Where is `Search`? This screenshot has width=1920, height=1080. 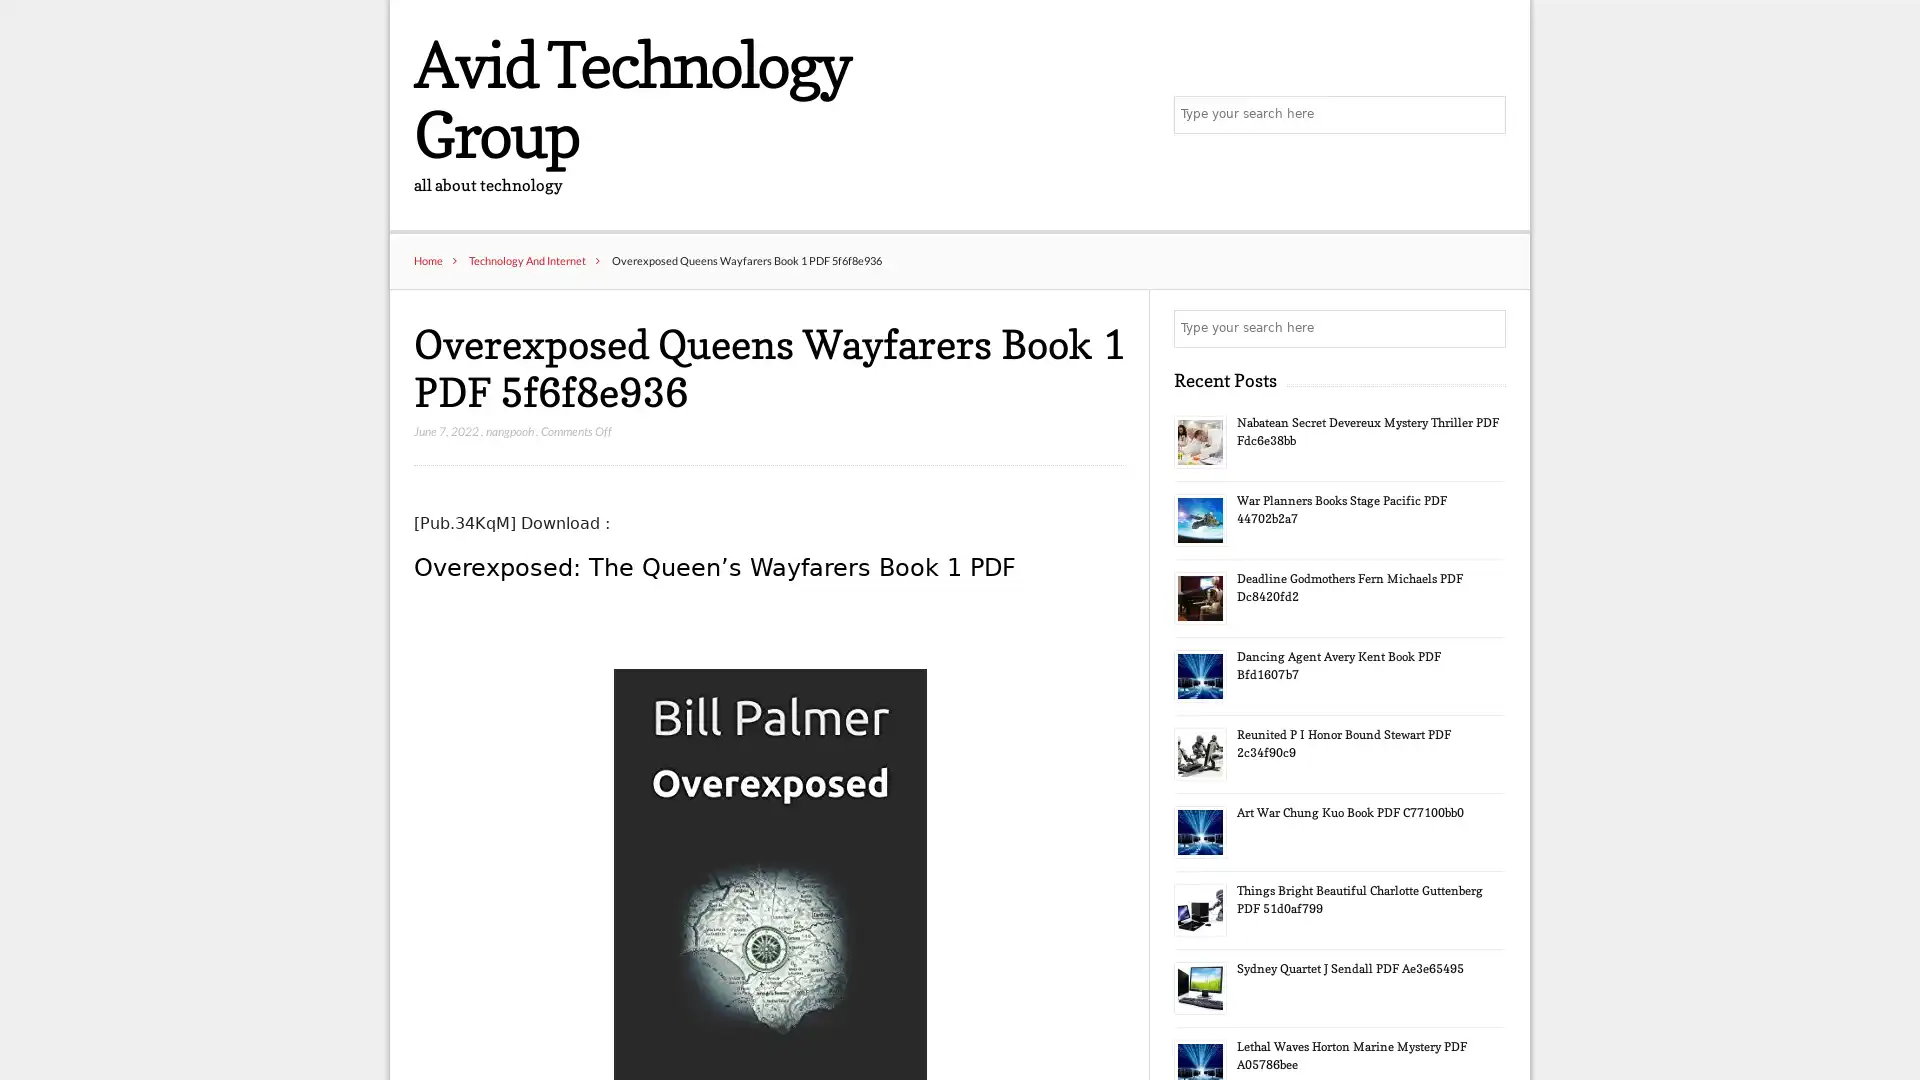 Search is located at coordinates (1485, 115).